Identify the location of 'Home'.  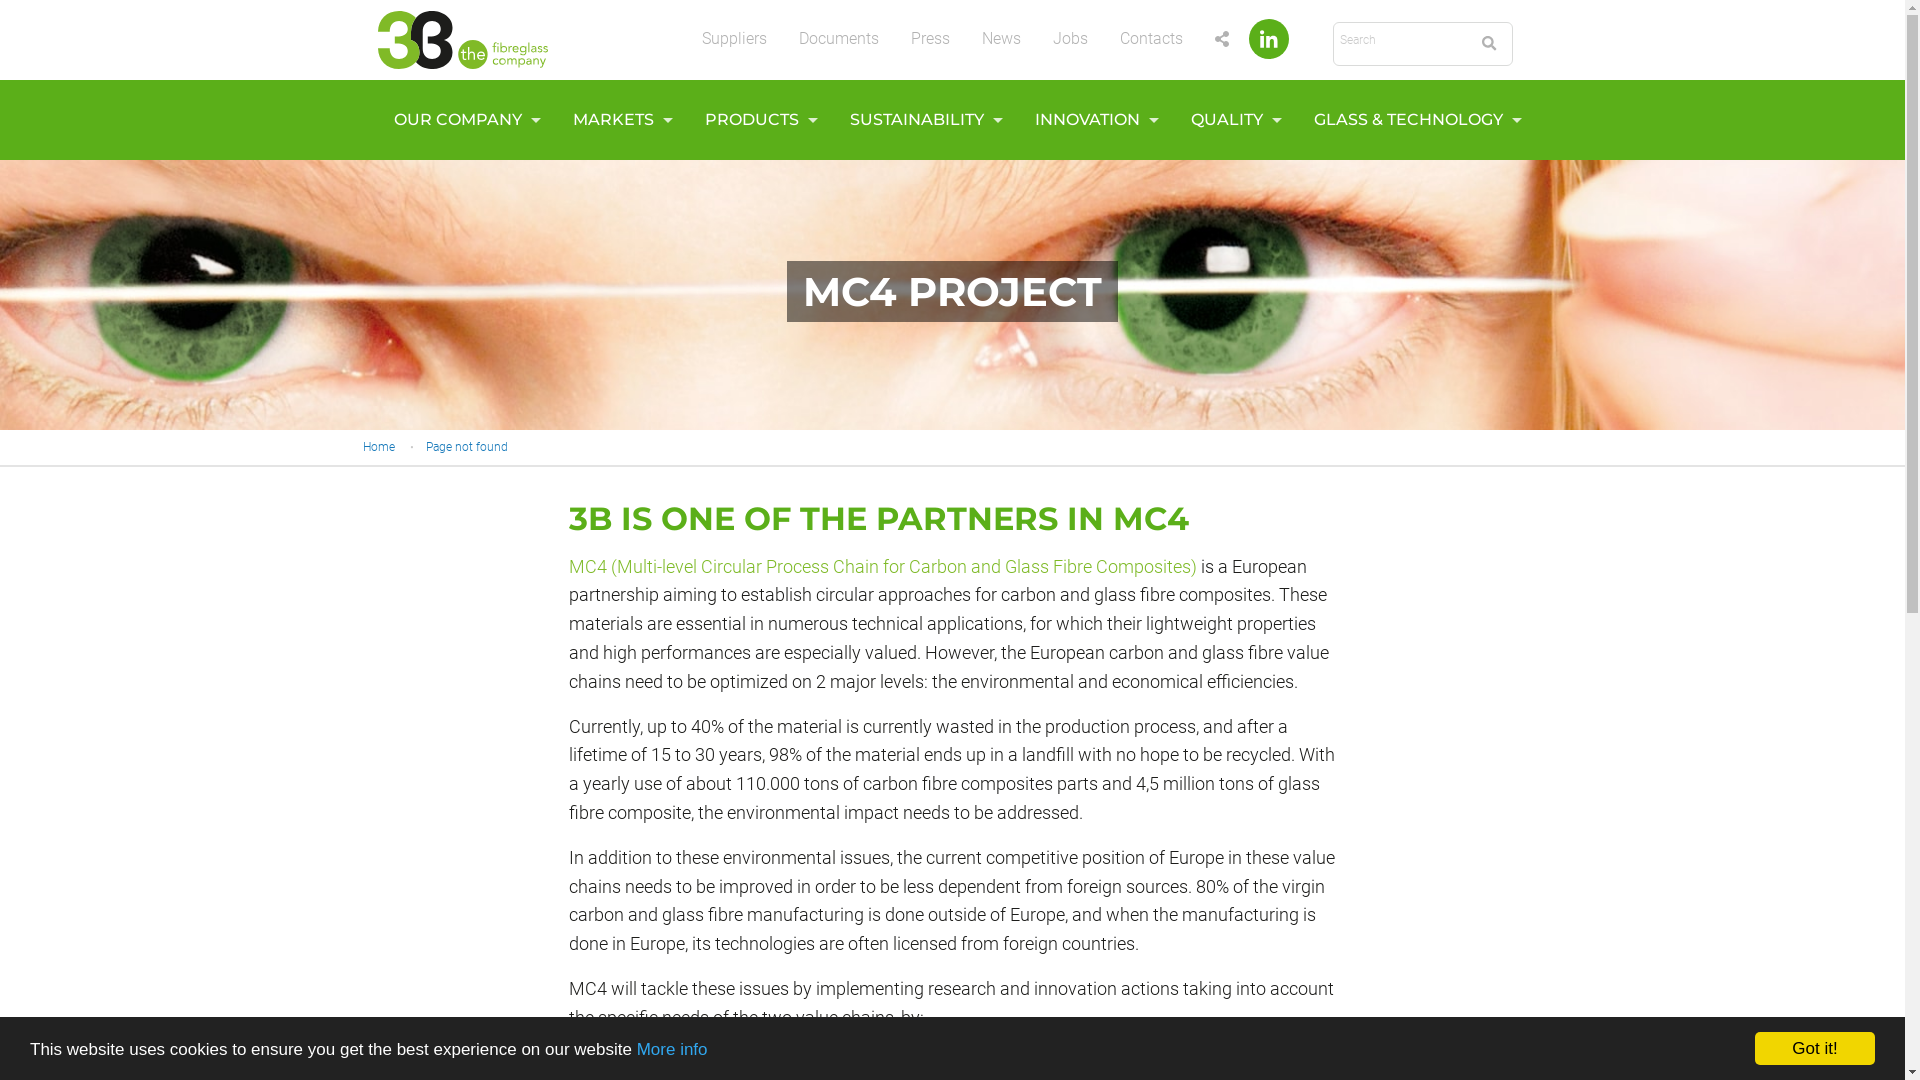
(378, 446).